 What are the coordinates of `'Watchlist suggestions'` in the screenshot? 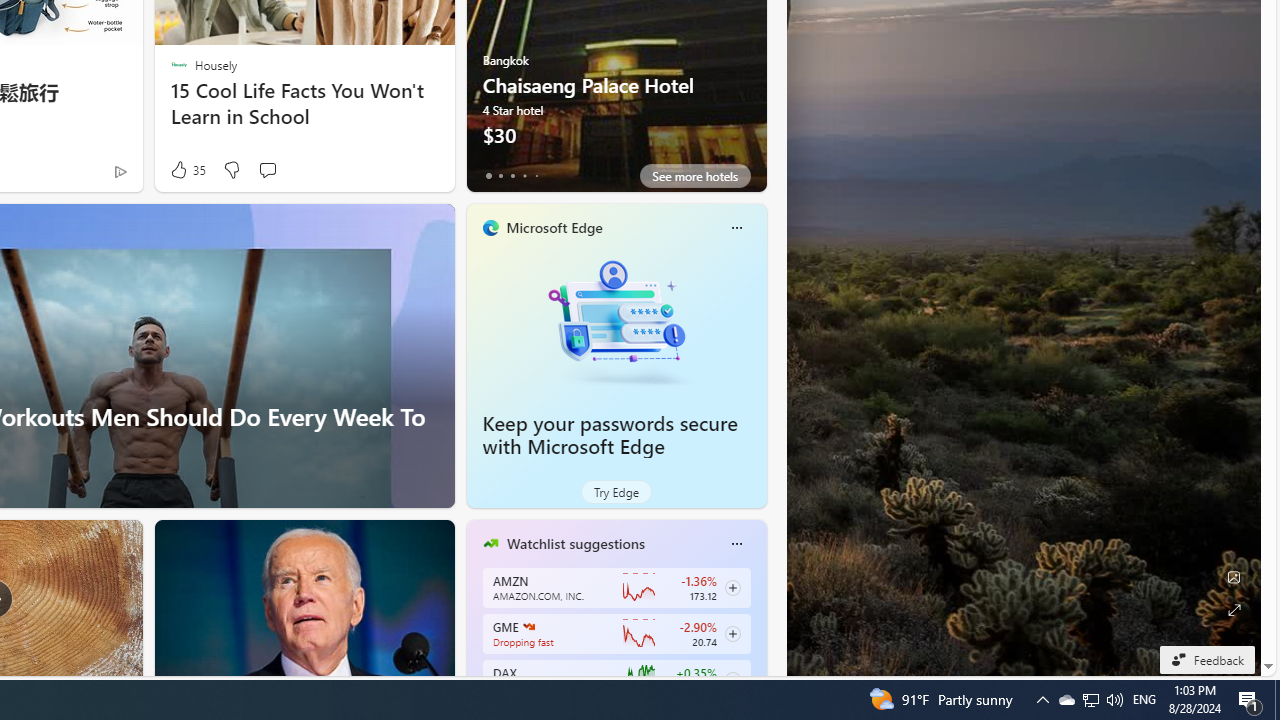 It's located at (574, 543).